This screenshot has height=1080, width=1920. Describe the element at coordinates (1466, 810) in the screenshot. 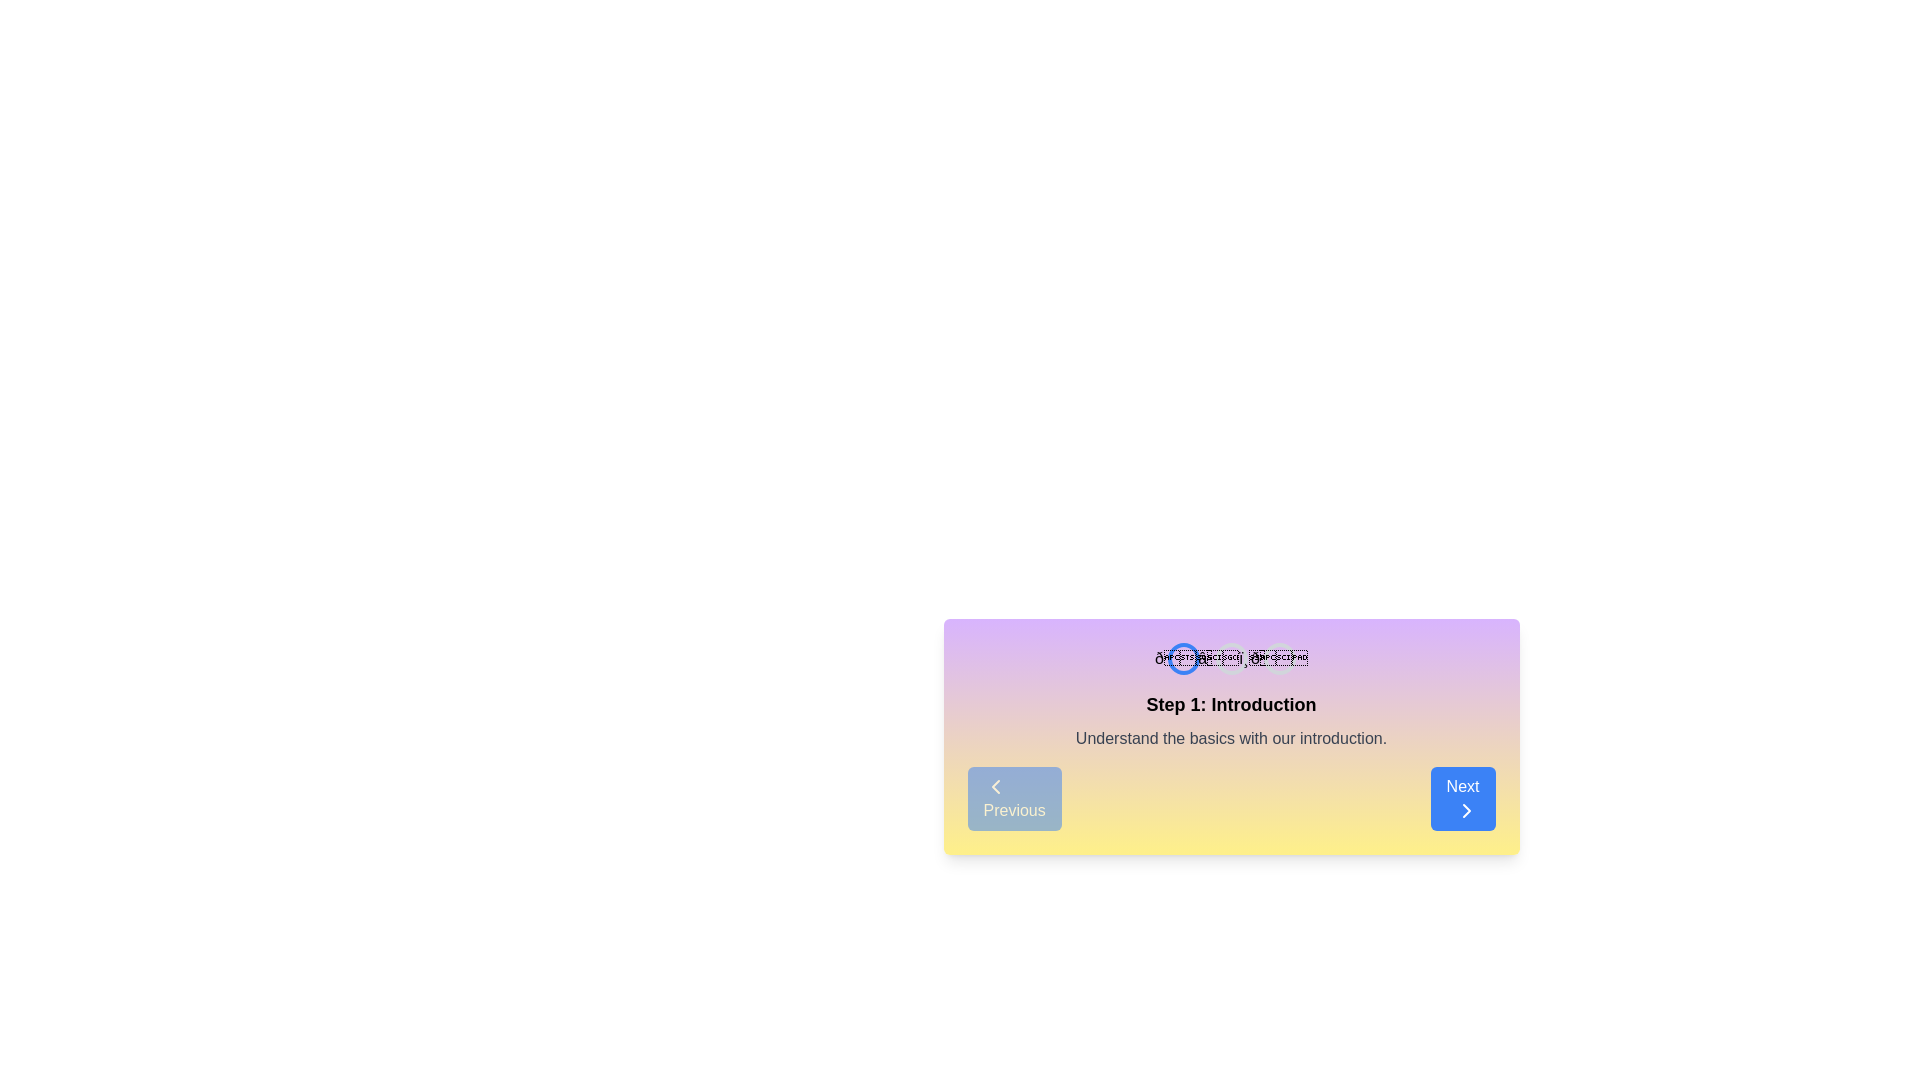

I see `the rightward chevron arrow icon located next to the 'Next' button in the navigation bar` at that location.